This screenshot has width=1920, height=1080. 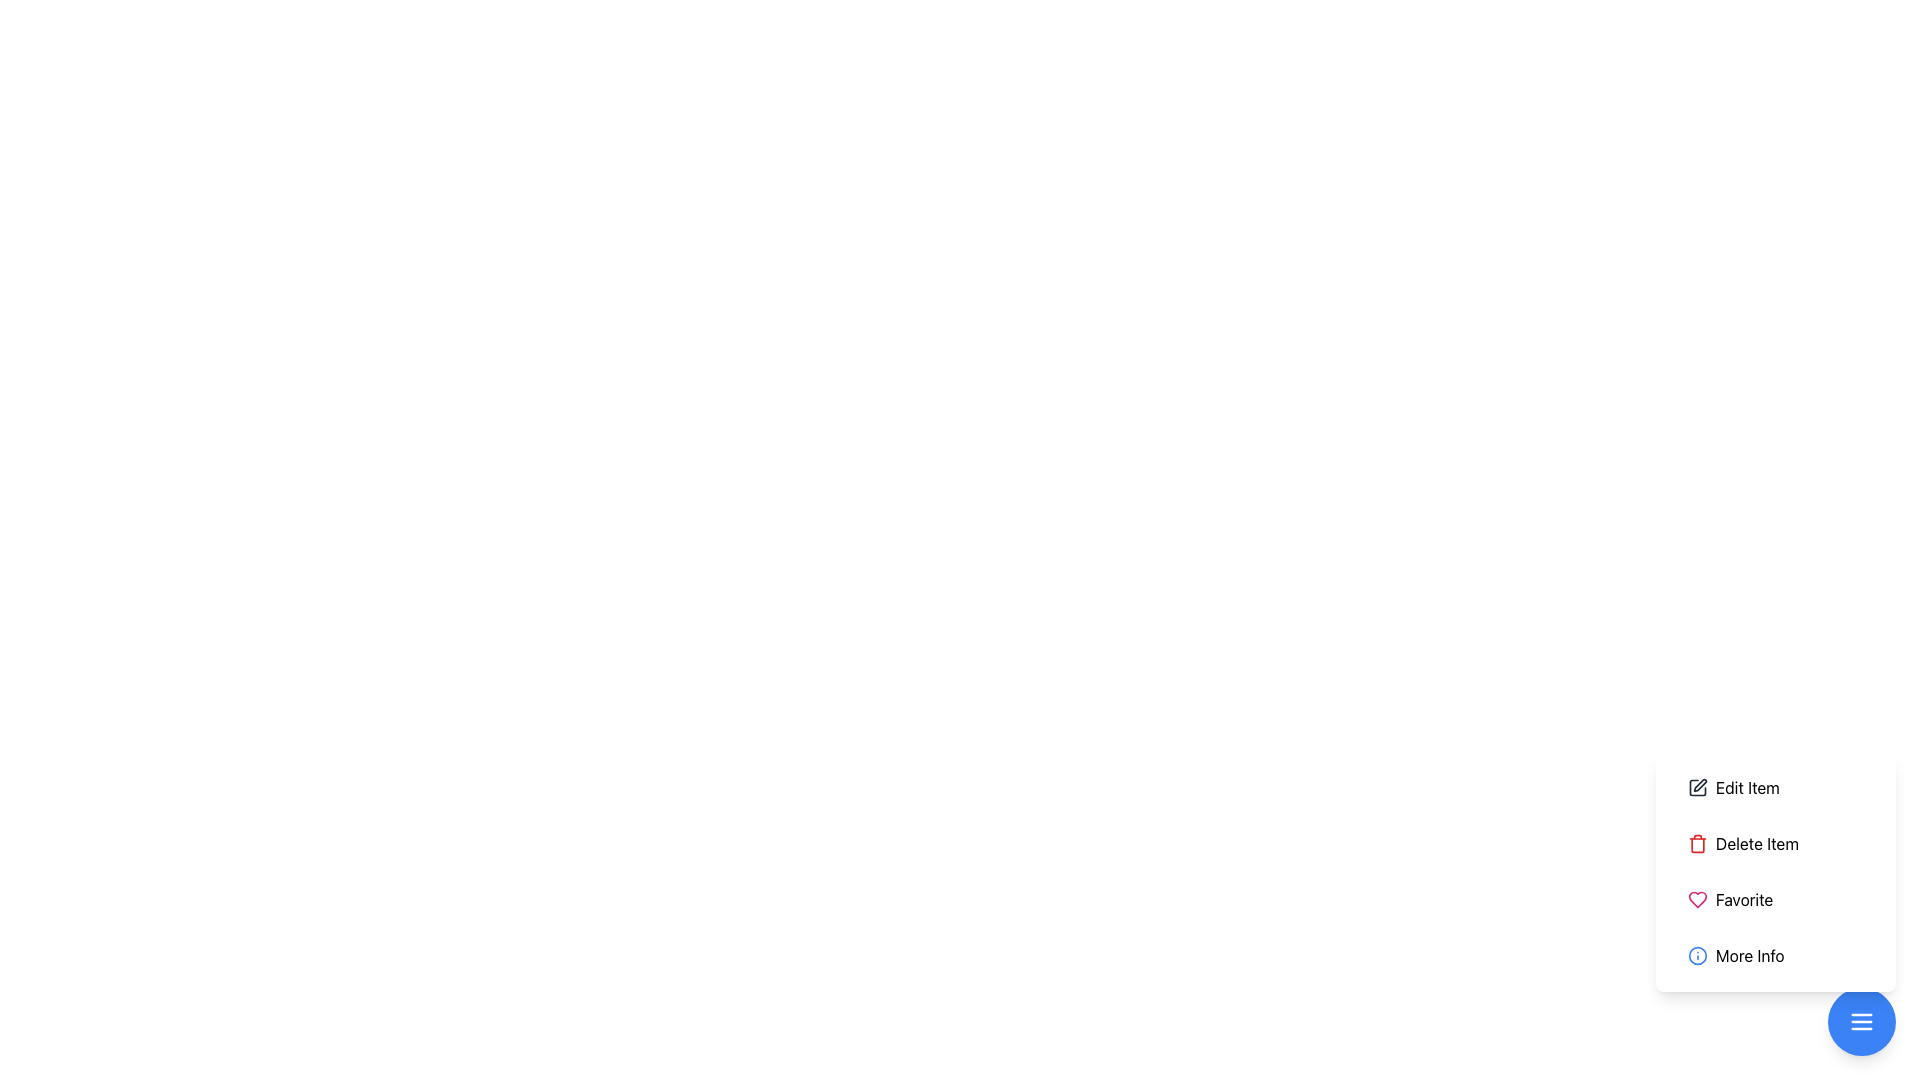 I want to click on the heart-shaped 'Favorite' icon, which is pink and outlined, located to the left of the label 'Favorite' in the vertical menu, so click(x=1697, y=898).